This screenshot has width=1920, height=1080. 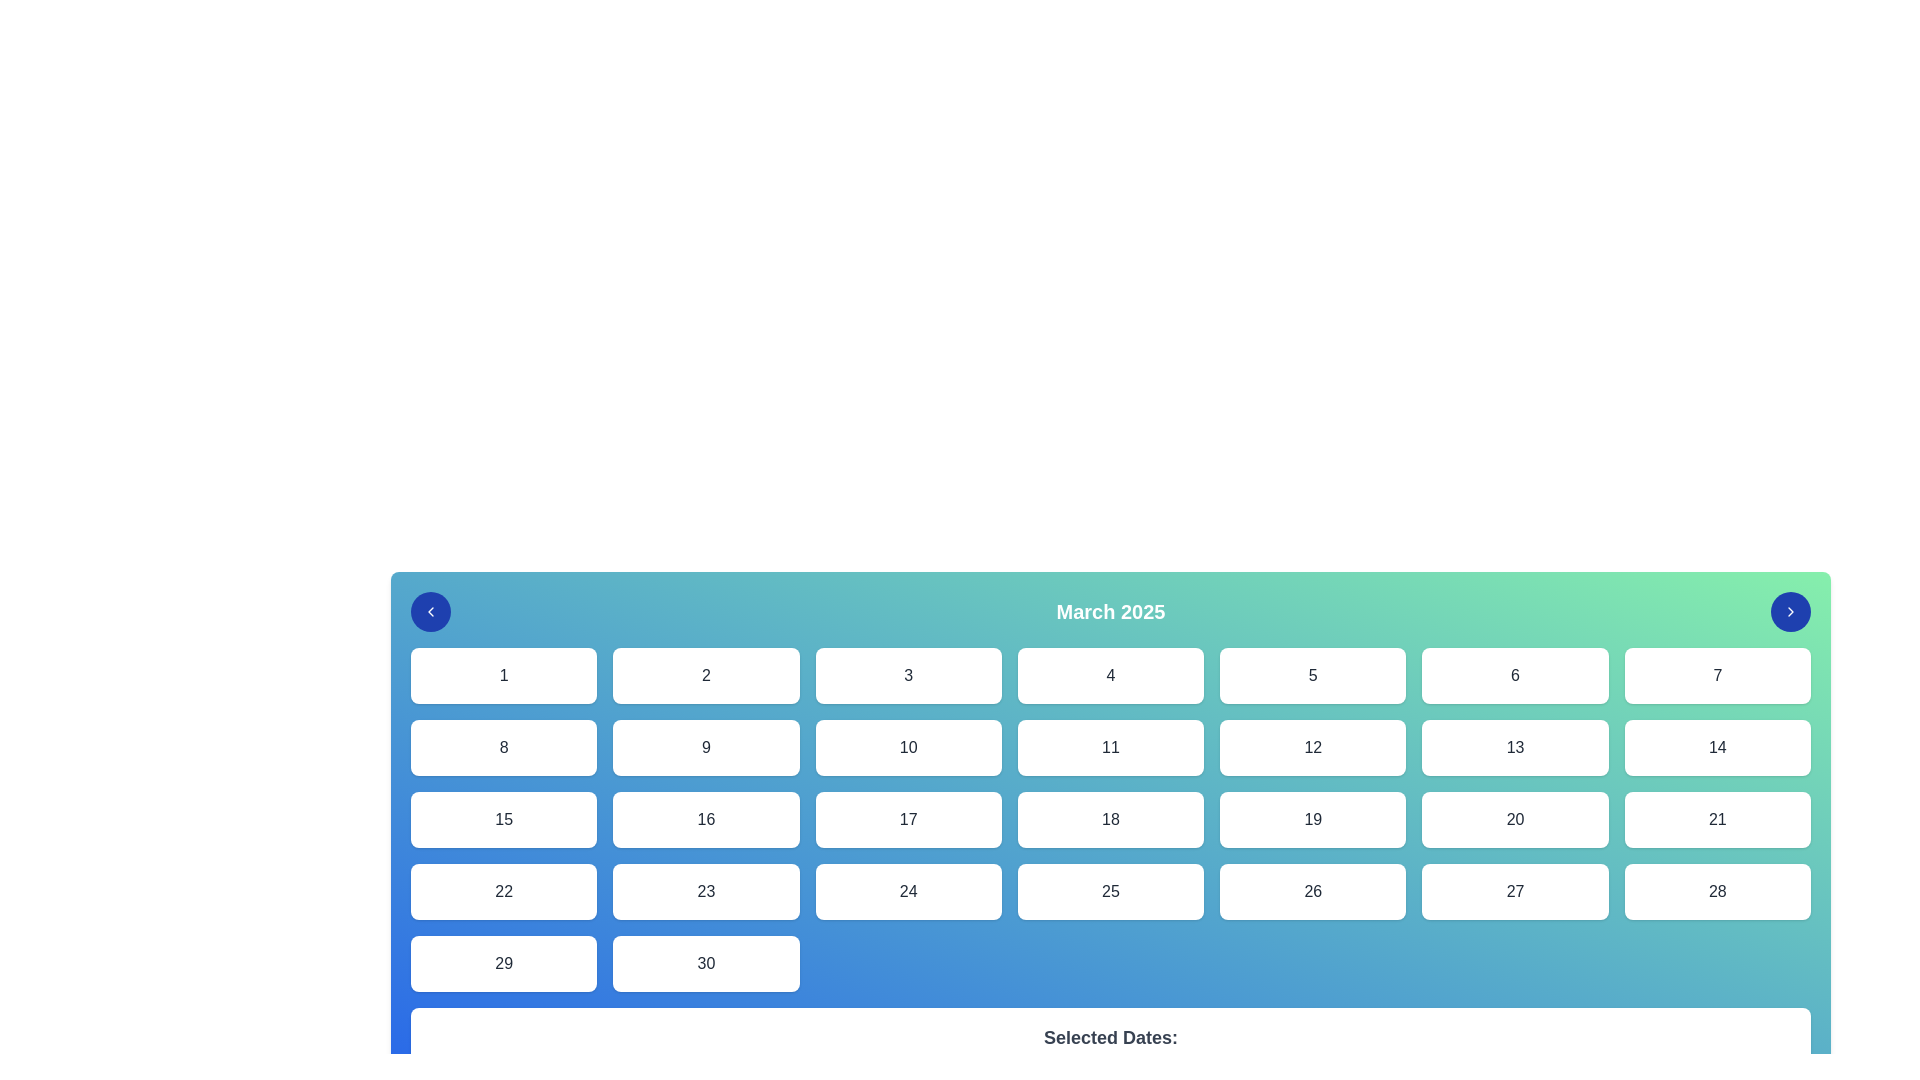 What do you see at coordinates (1109, 748) in the screenshot?
I see `the button labeled '11', which is a rectangular button with rounded corners, a white background, and medium-sized text` at bounding box center [1109, 748].